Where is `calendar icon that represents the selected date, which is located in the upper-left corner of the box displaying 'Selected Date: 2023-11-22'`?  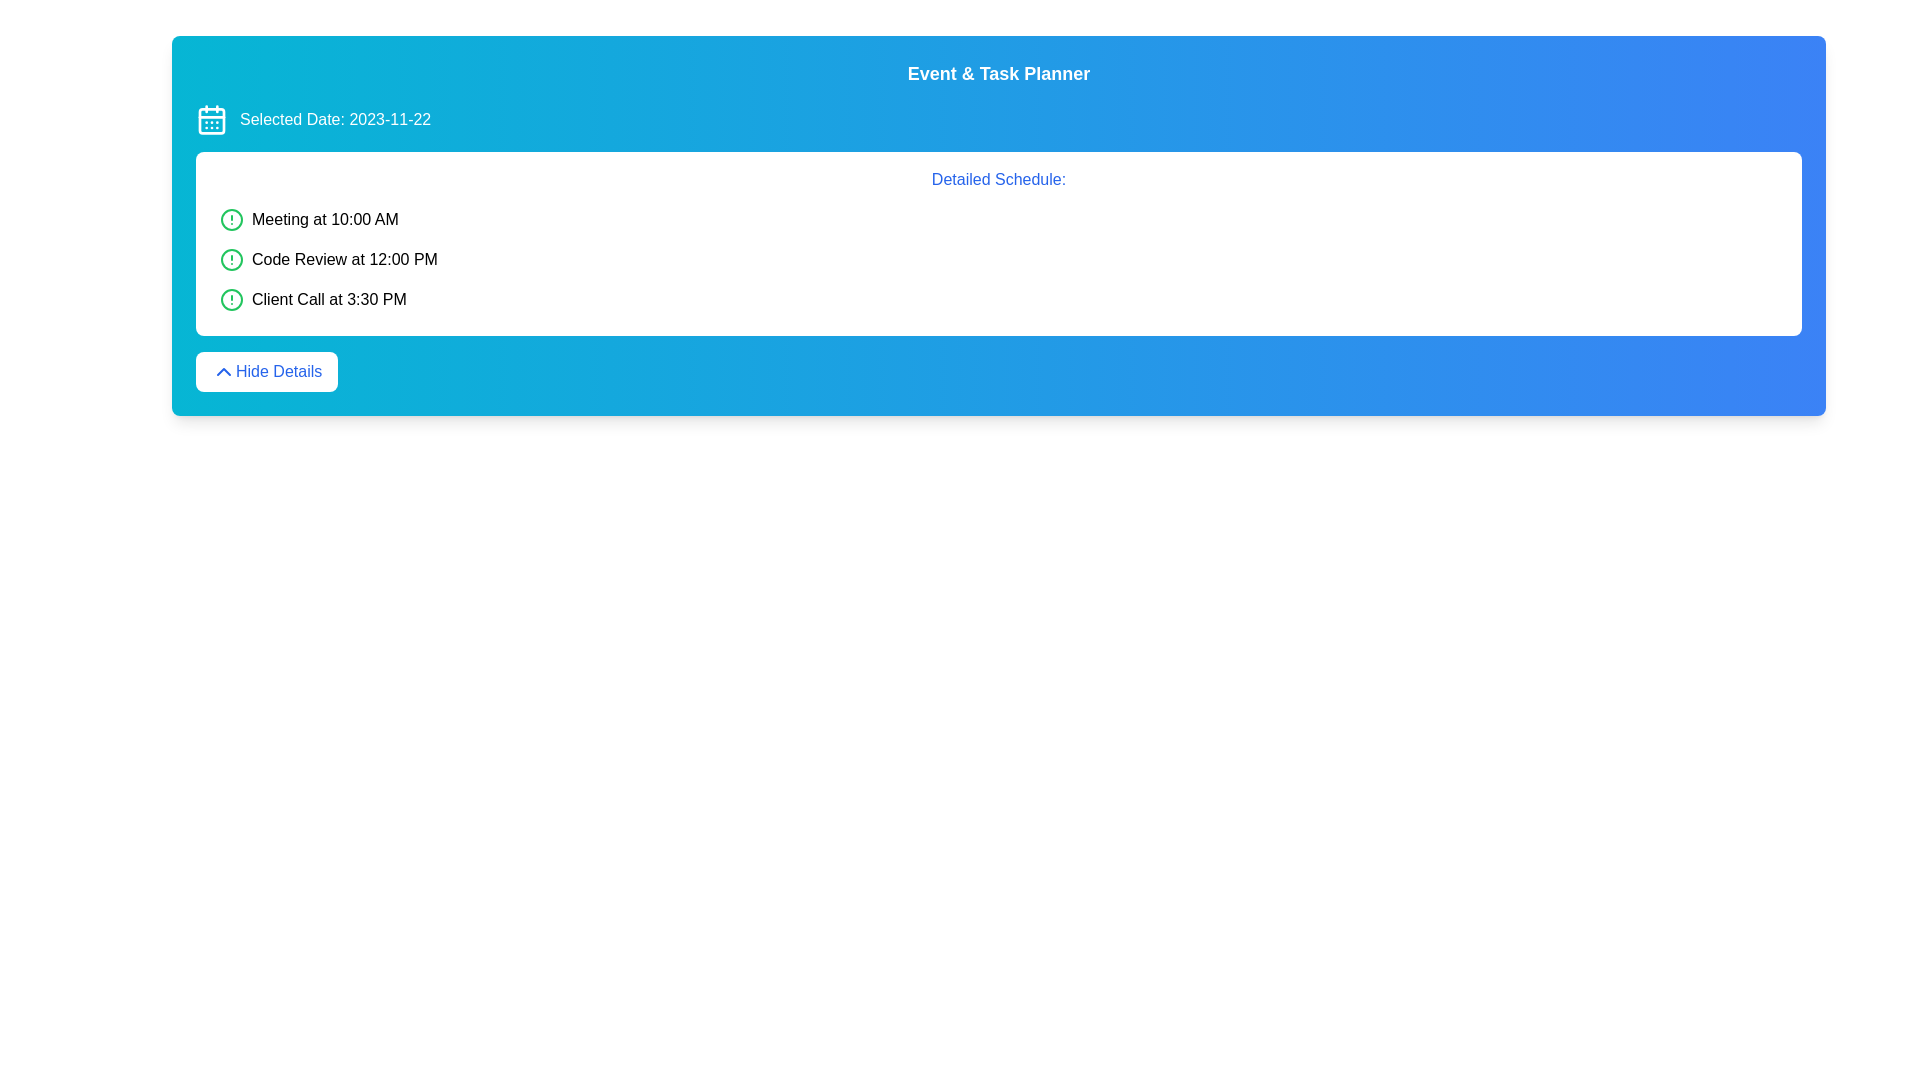
calendar icon that represents the selected date, which is located in the upper-left corner of the box displaying 'Selected Date: 2023-11-22' is located at coordinates (211, 119).